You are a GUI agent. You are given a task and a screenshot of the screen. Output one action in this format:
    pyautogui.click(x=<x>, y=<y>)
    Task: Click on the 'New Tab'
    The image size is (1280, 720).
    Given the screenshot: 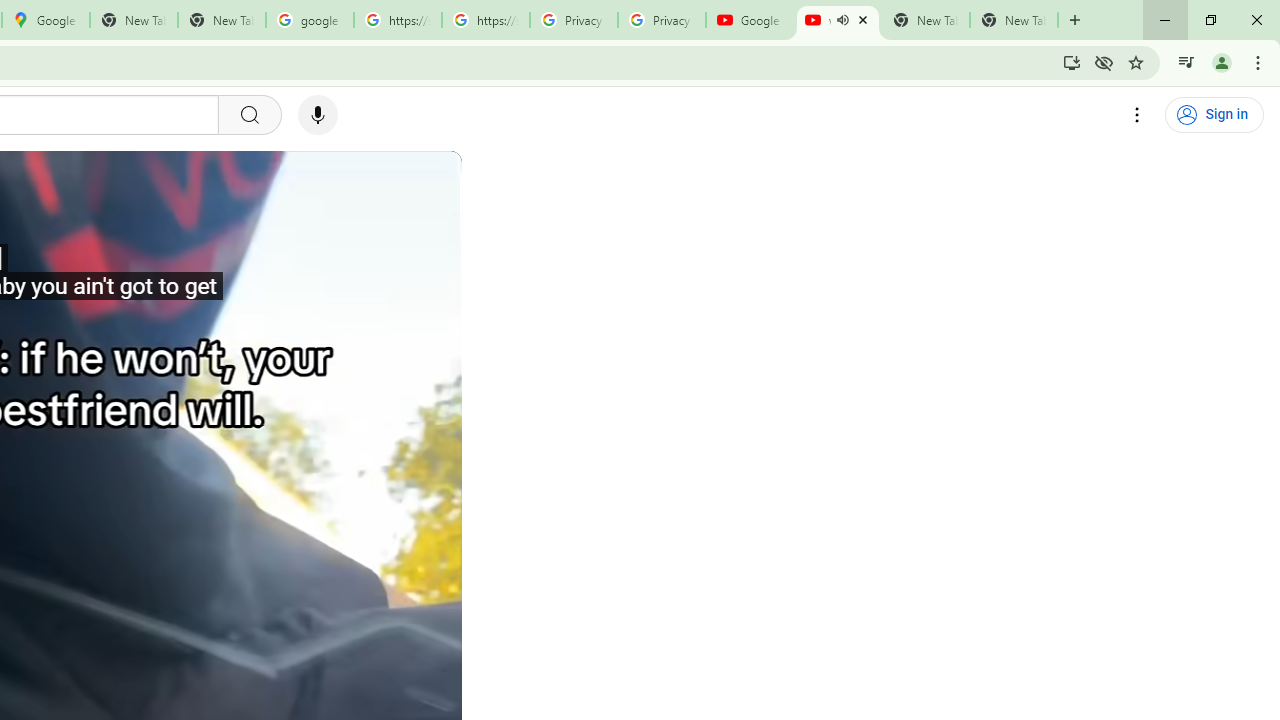 What is the action you would take?
    pyautogui.click(x=1014, y=20)
    